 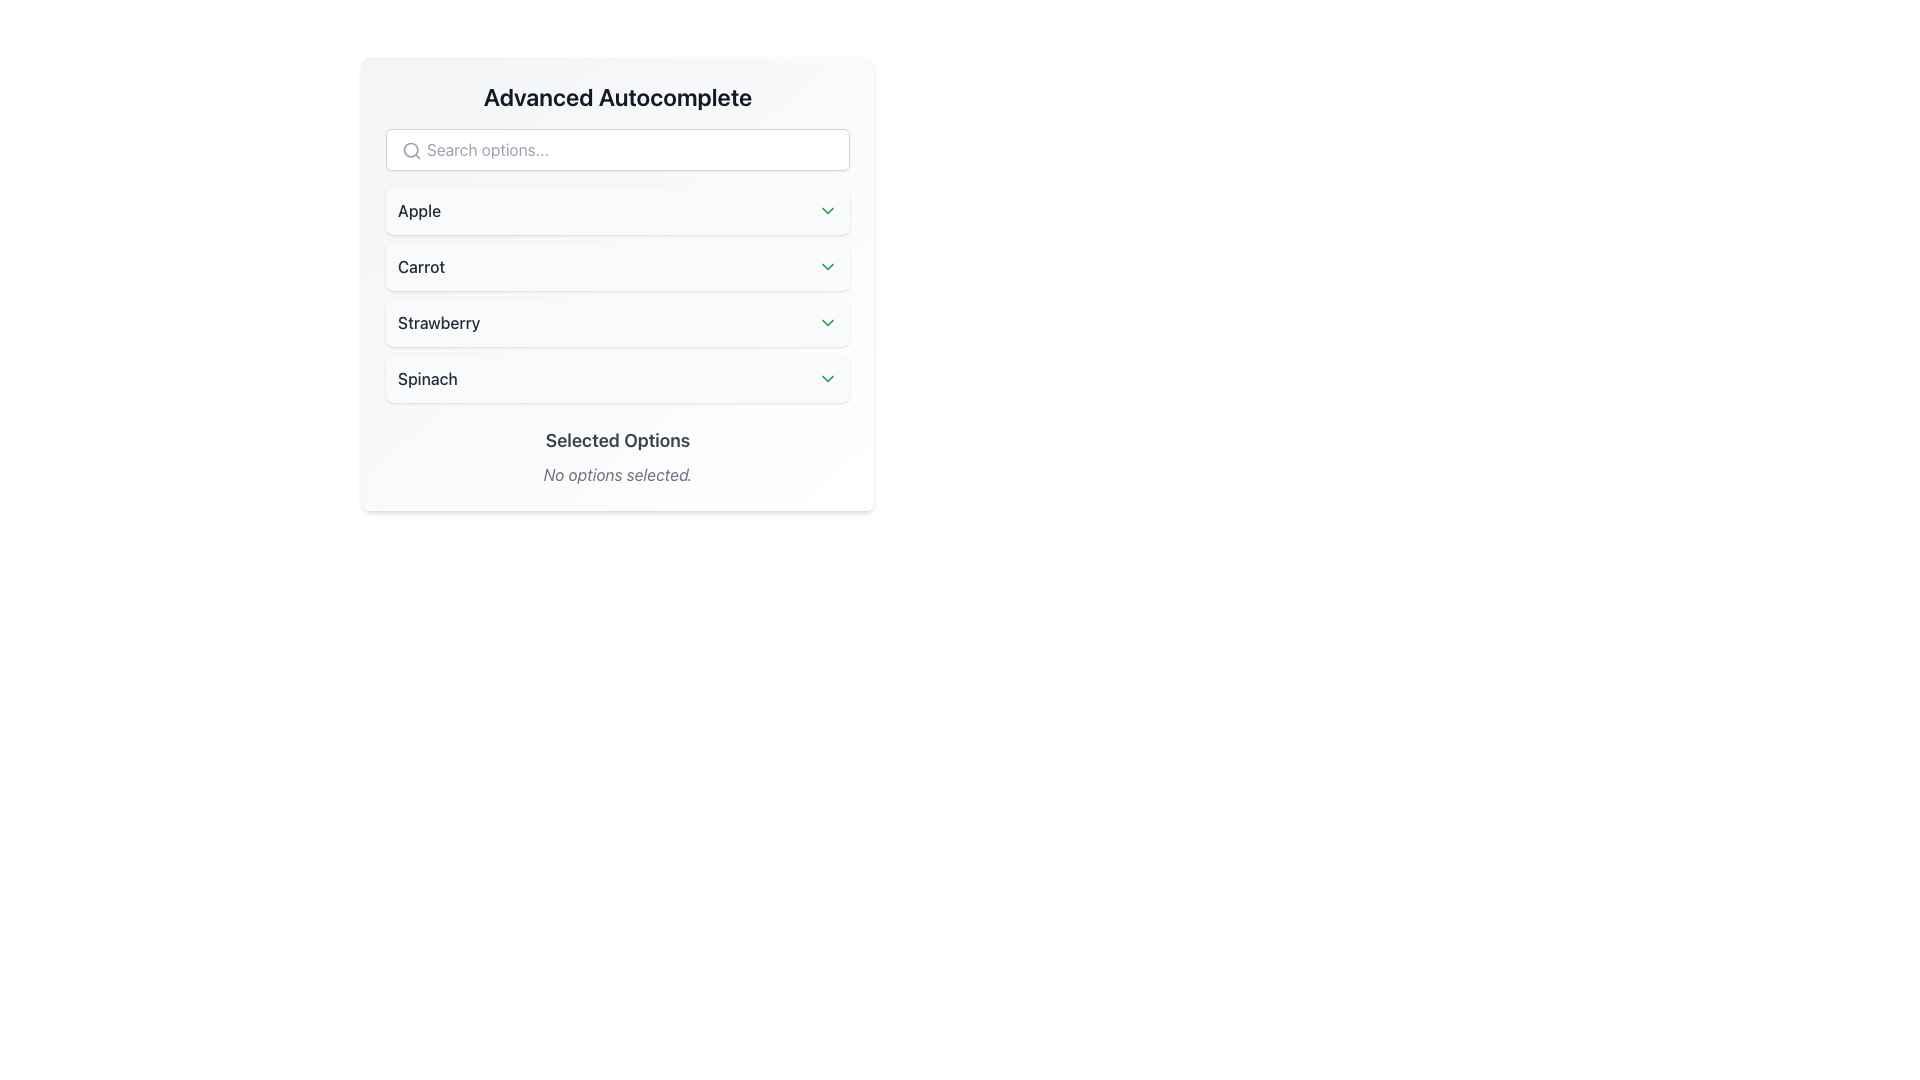 I want to click on the chevron-down icon styled in green, so click(x=828, y=322).